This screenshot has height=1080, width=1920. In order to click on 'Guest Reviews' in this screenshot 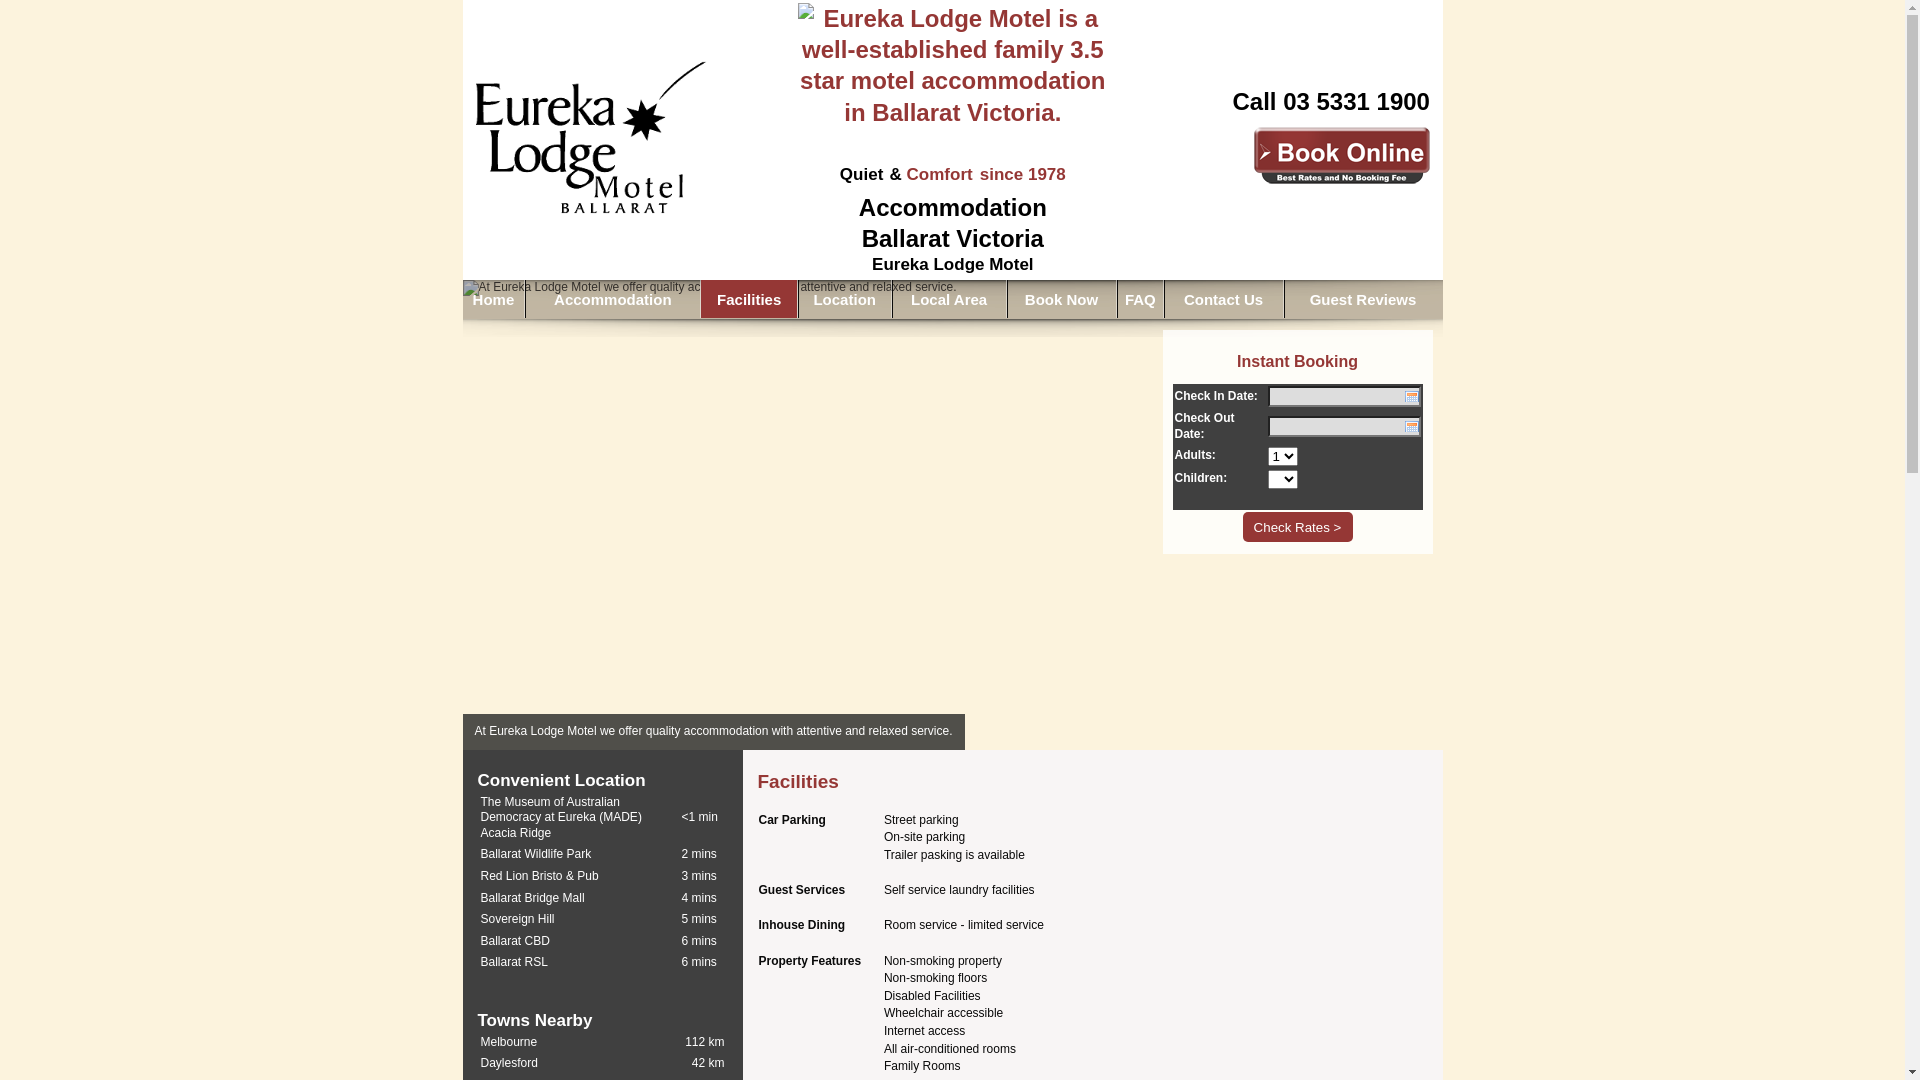, I will do `click(1362, 299)`.